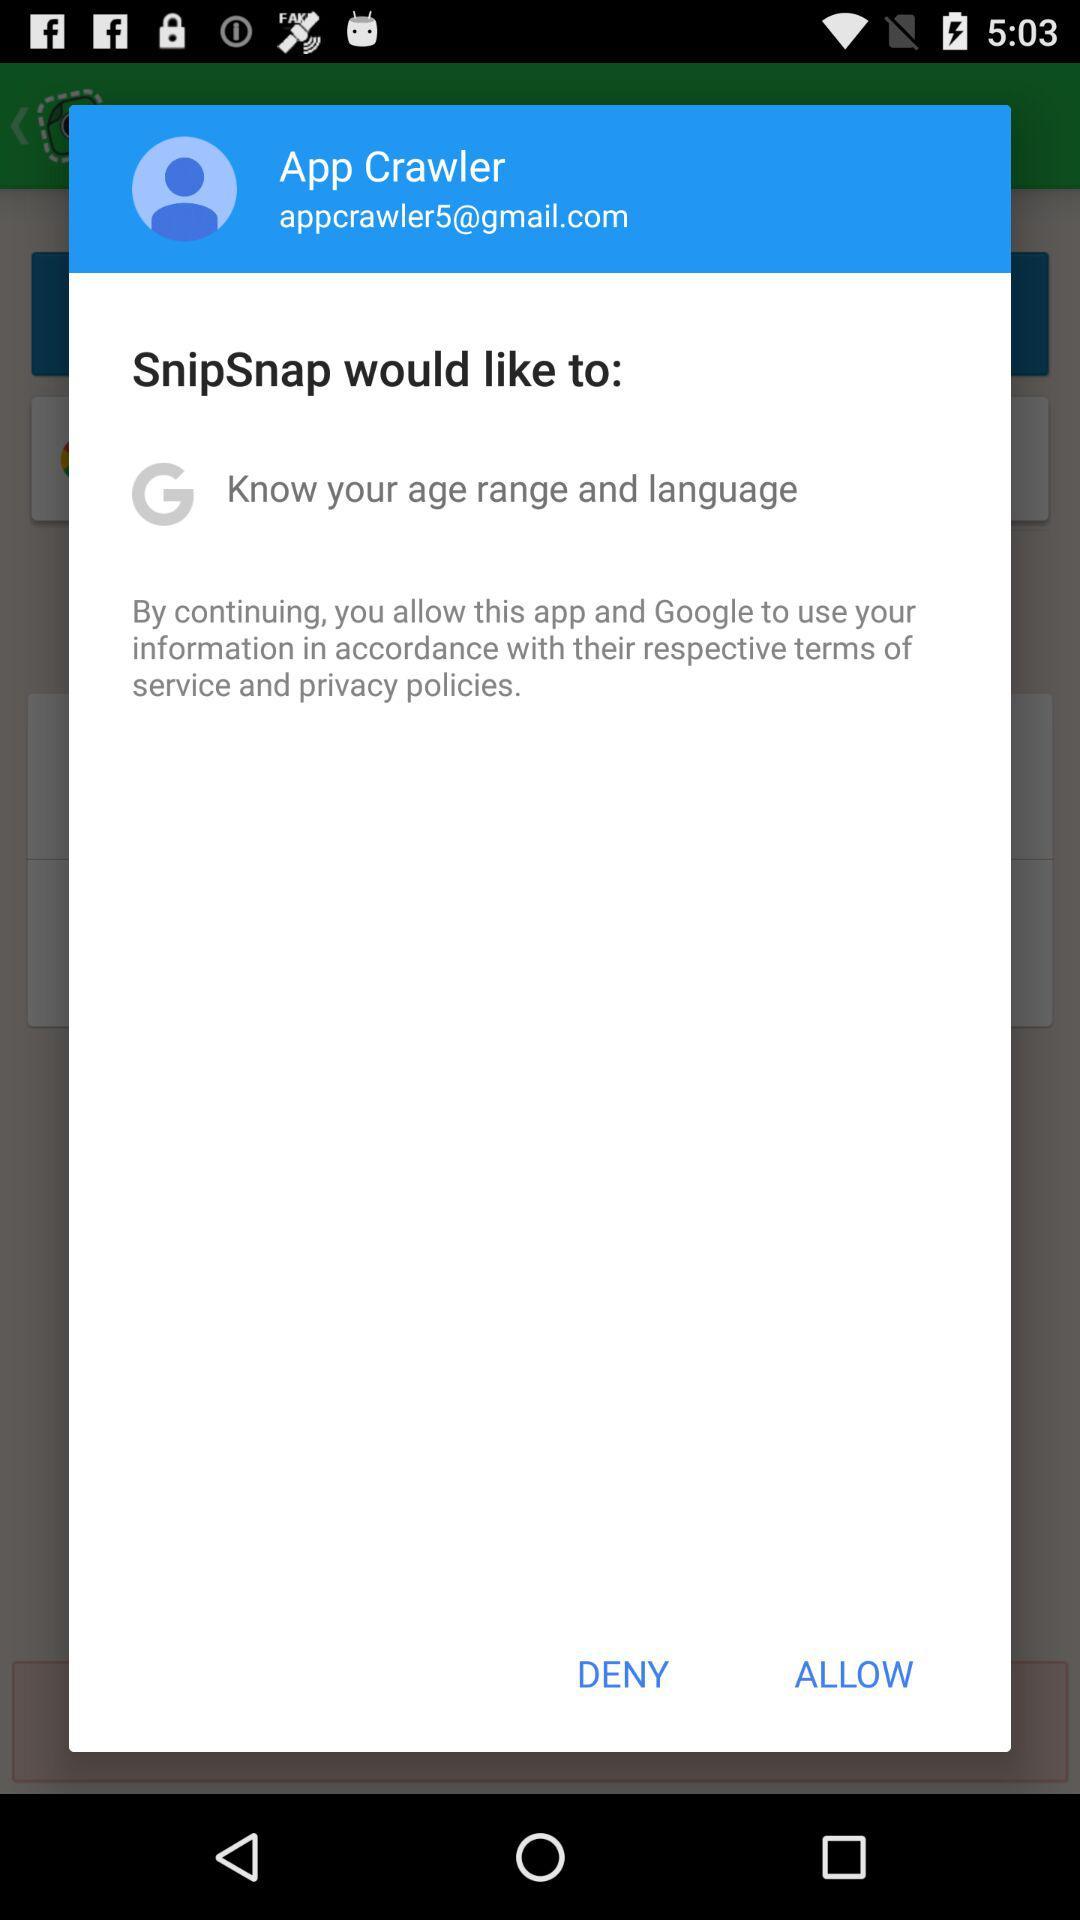 This screenshot has height=1920, width=1080. I want to click on deny button, so click(621, 1673).